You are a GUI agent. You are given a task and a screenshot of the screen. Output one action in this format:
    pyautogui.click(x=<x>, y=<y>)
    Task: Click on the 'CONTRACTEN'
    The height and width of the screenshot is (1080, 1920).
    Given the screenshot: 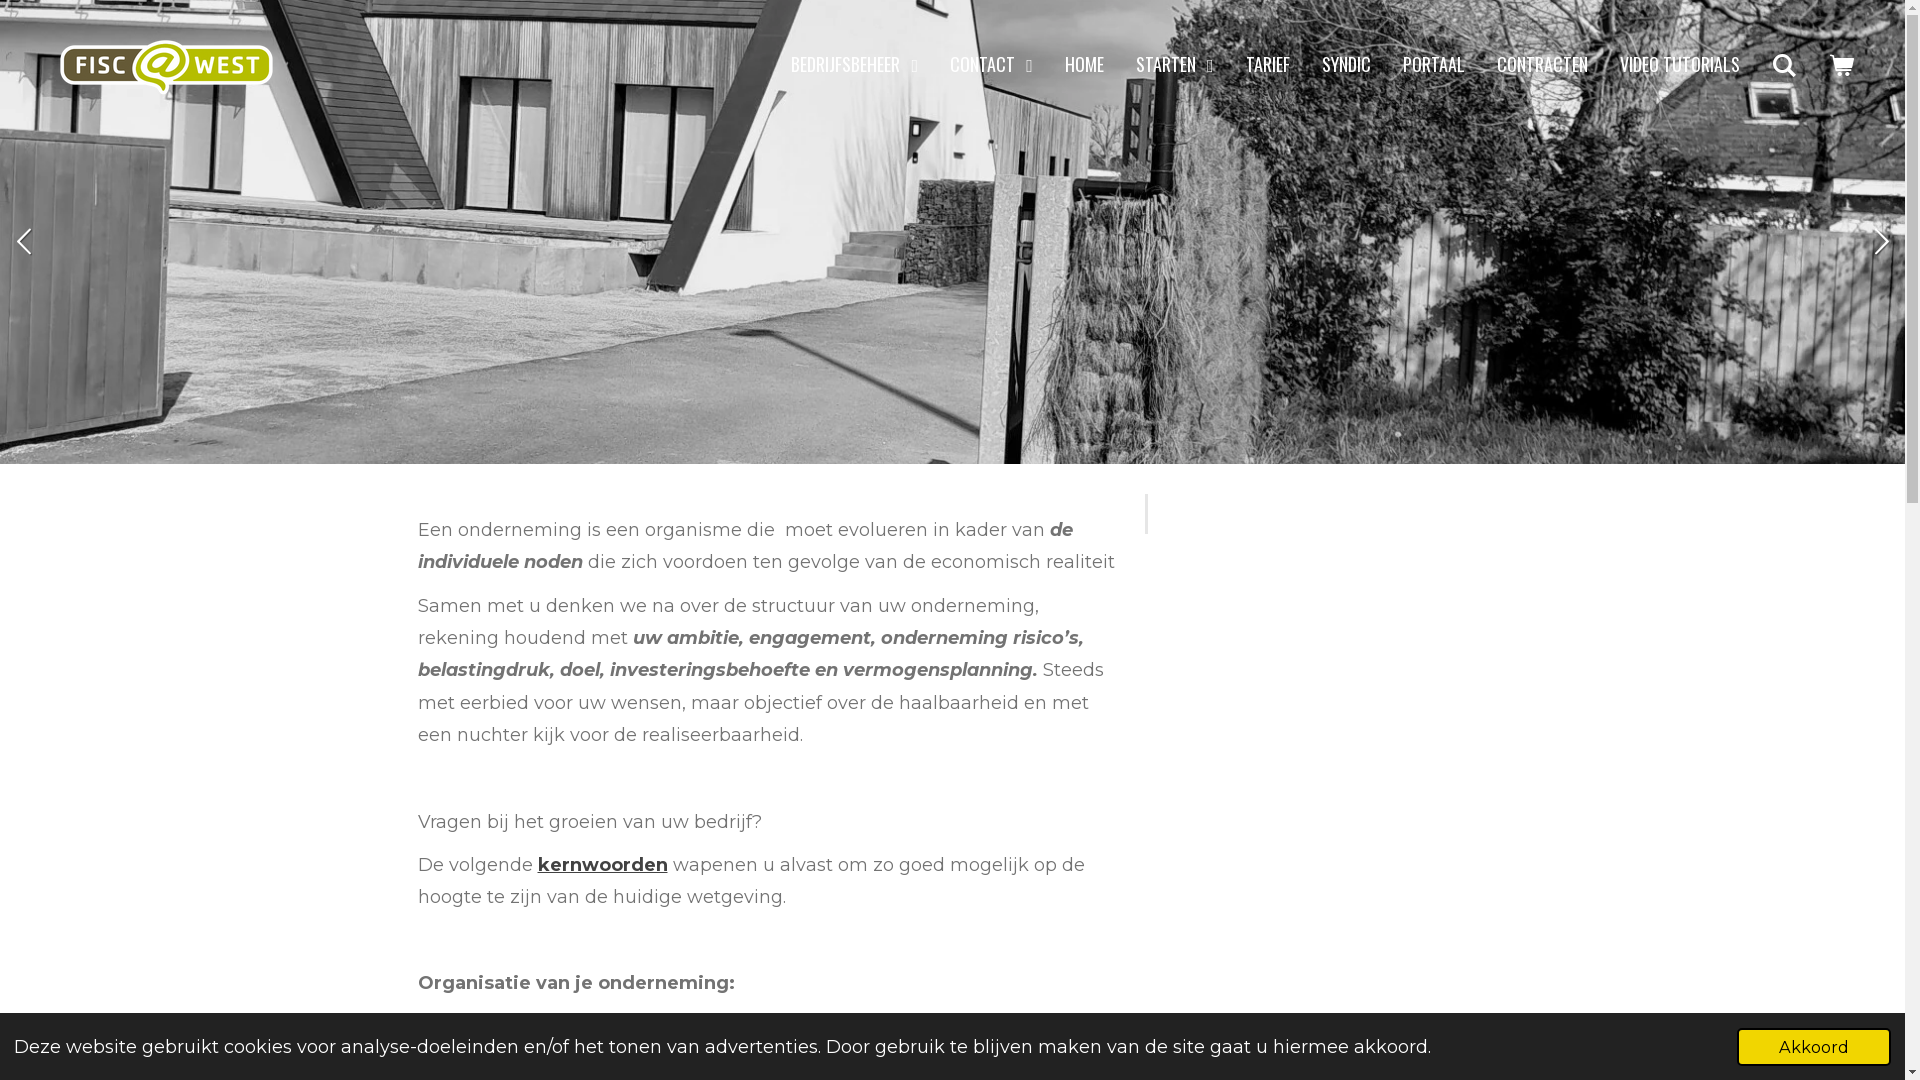 What is the action you would take?
    pyautogui.click(x=1541, y=63)
    